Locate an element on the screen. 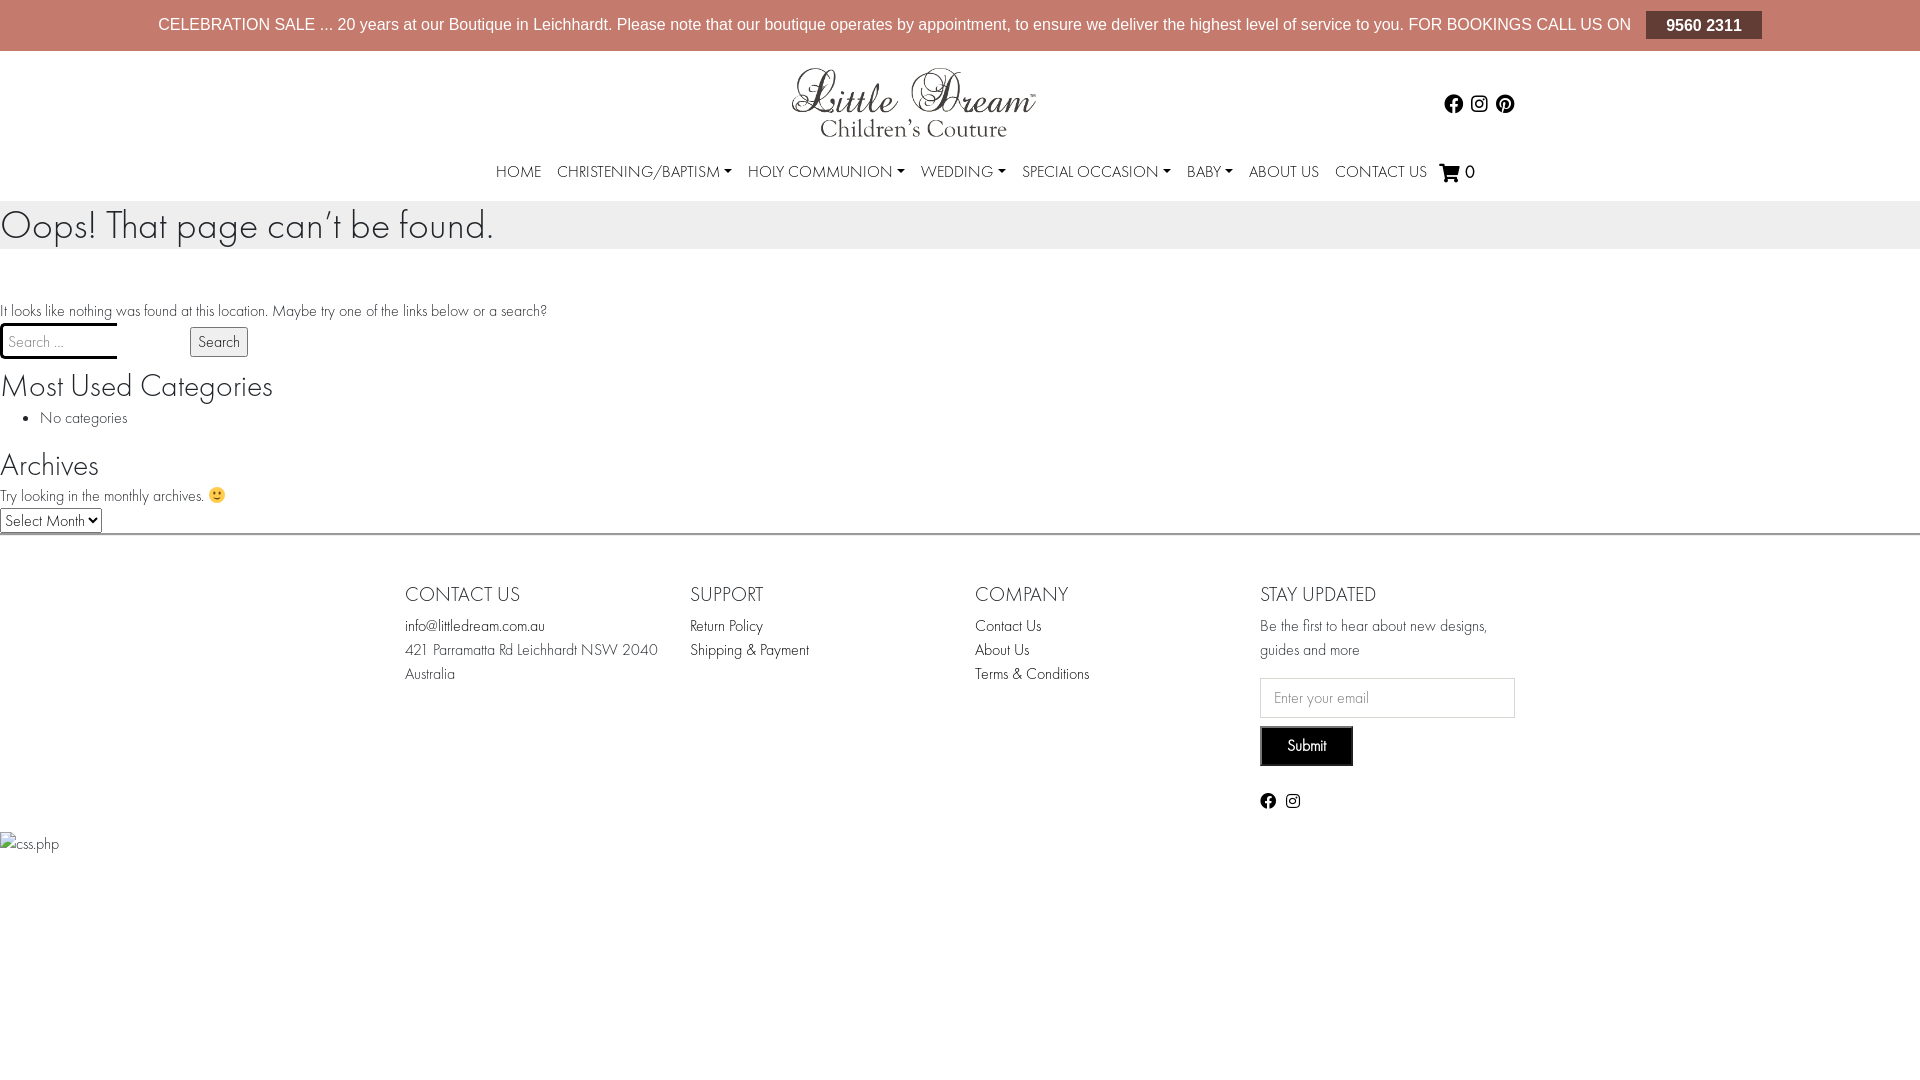 This screenshot has width=1920, height=1080. 'info@littledream.com.au' is located at coordinates (474, 624).